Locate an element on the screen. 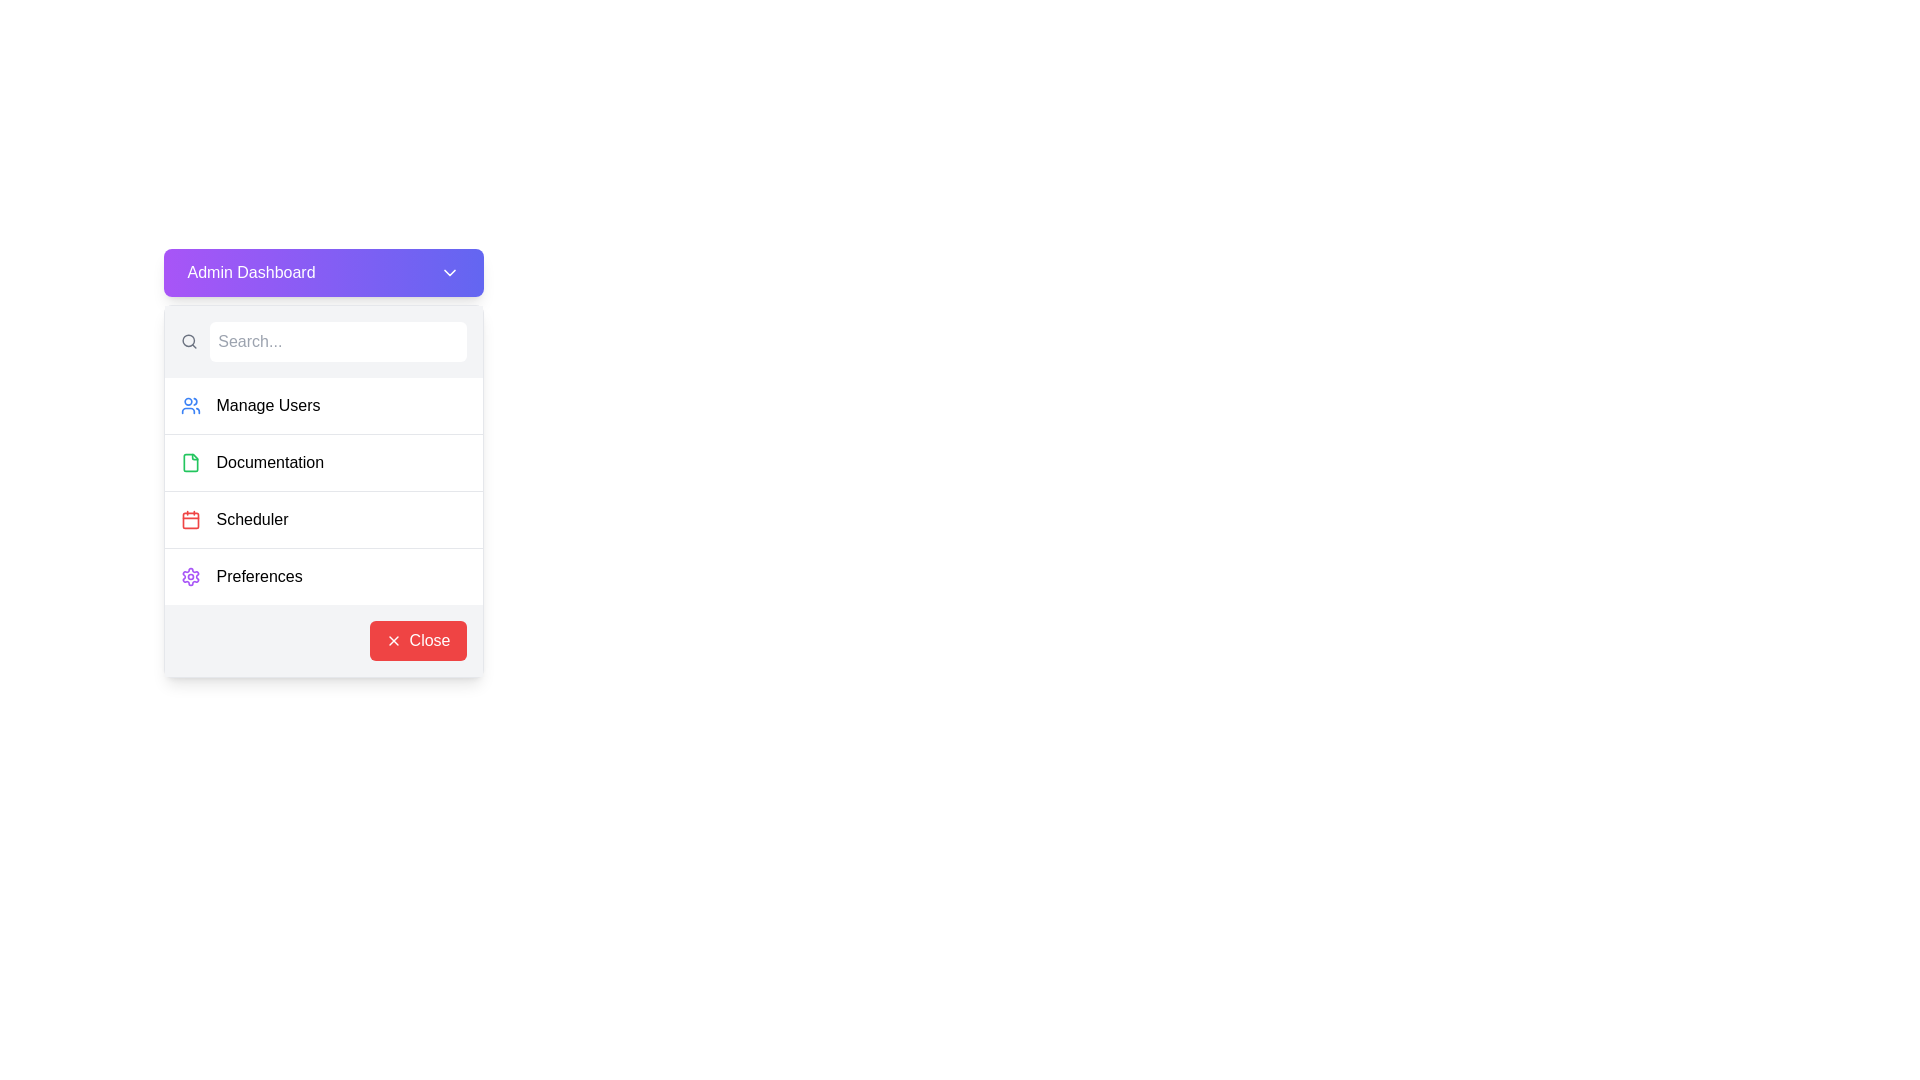 The width and height of the screenshot is (1920, 1080). the purple gear icon in the 'Preferences' dropdown menu, which is located to the left of the text 'Preferences' is located at coordinates (190, 577).